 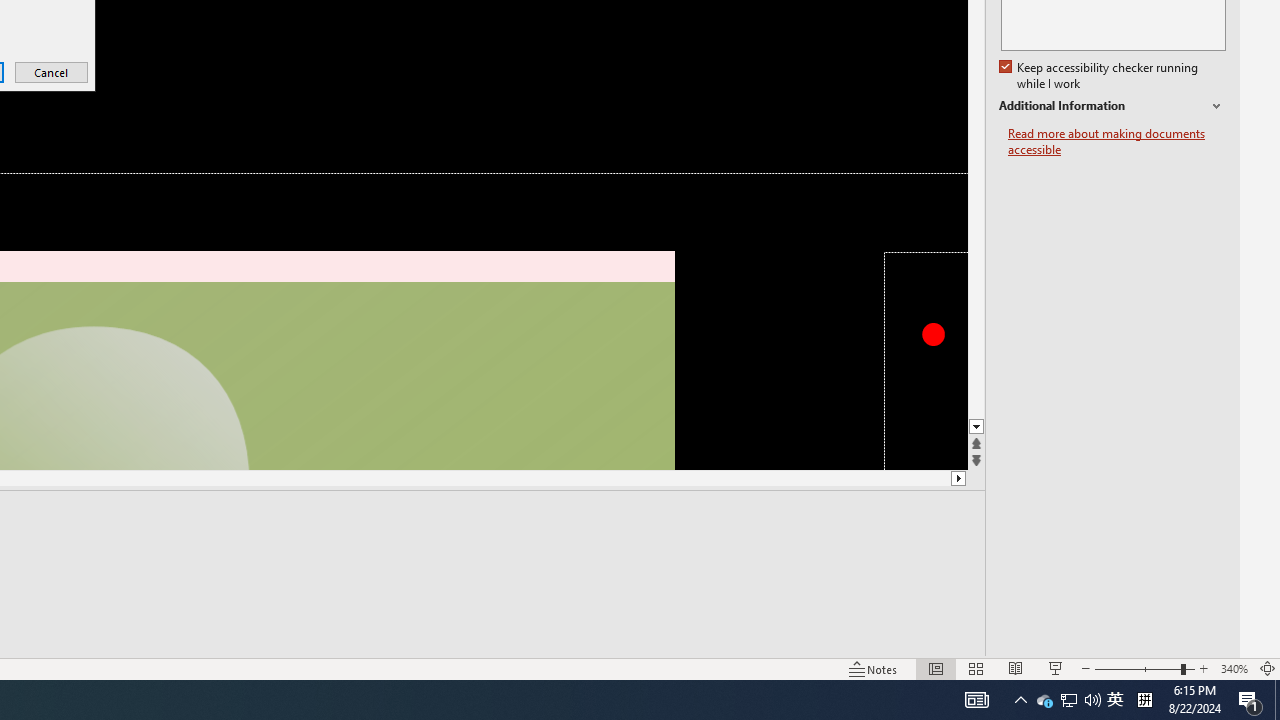 What do you see at coordinates (1144, 698) in the screenshot?
I see `'Tray Input Indicator - Chinese (Simplified, China)'` at bounding box center [1144, 698].